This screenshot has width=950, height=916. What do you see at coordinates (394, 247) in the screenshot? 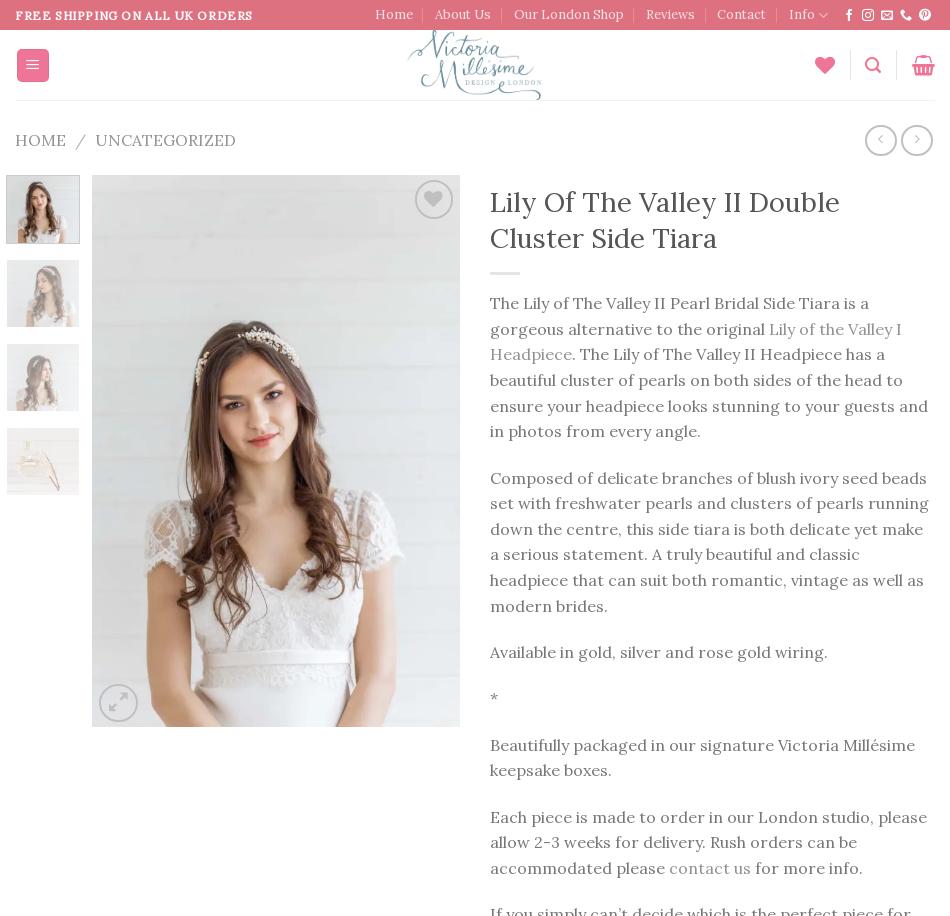
I see `'Add to Wishlist'` at bounding box center [394, 247].